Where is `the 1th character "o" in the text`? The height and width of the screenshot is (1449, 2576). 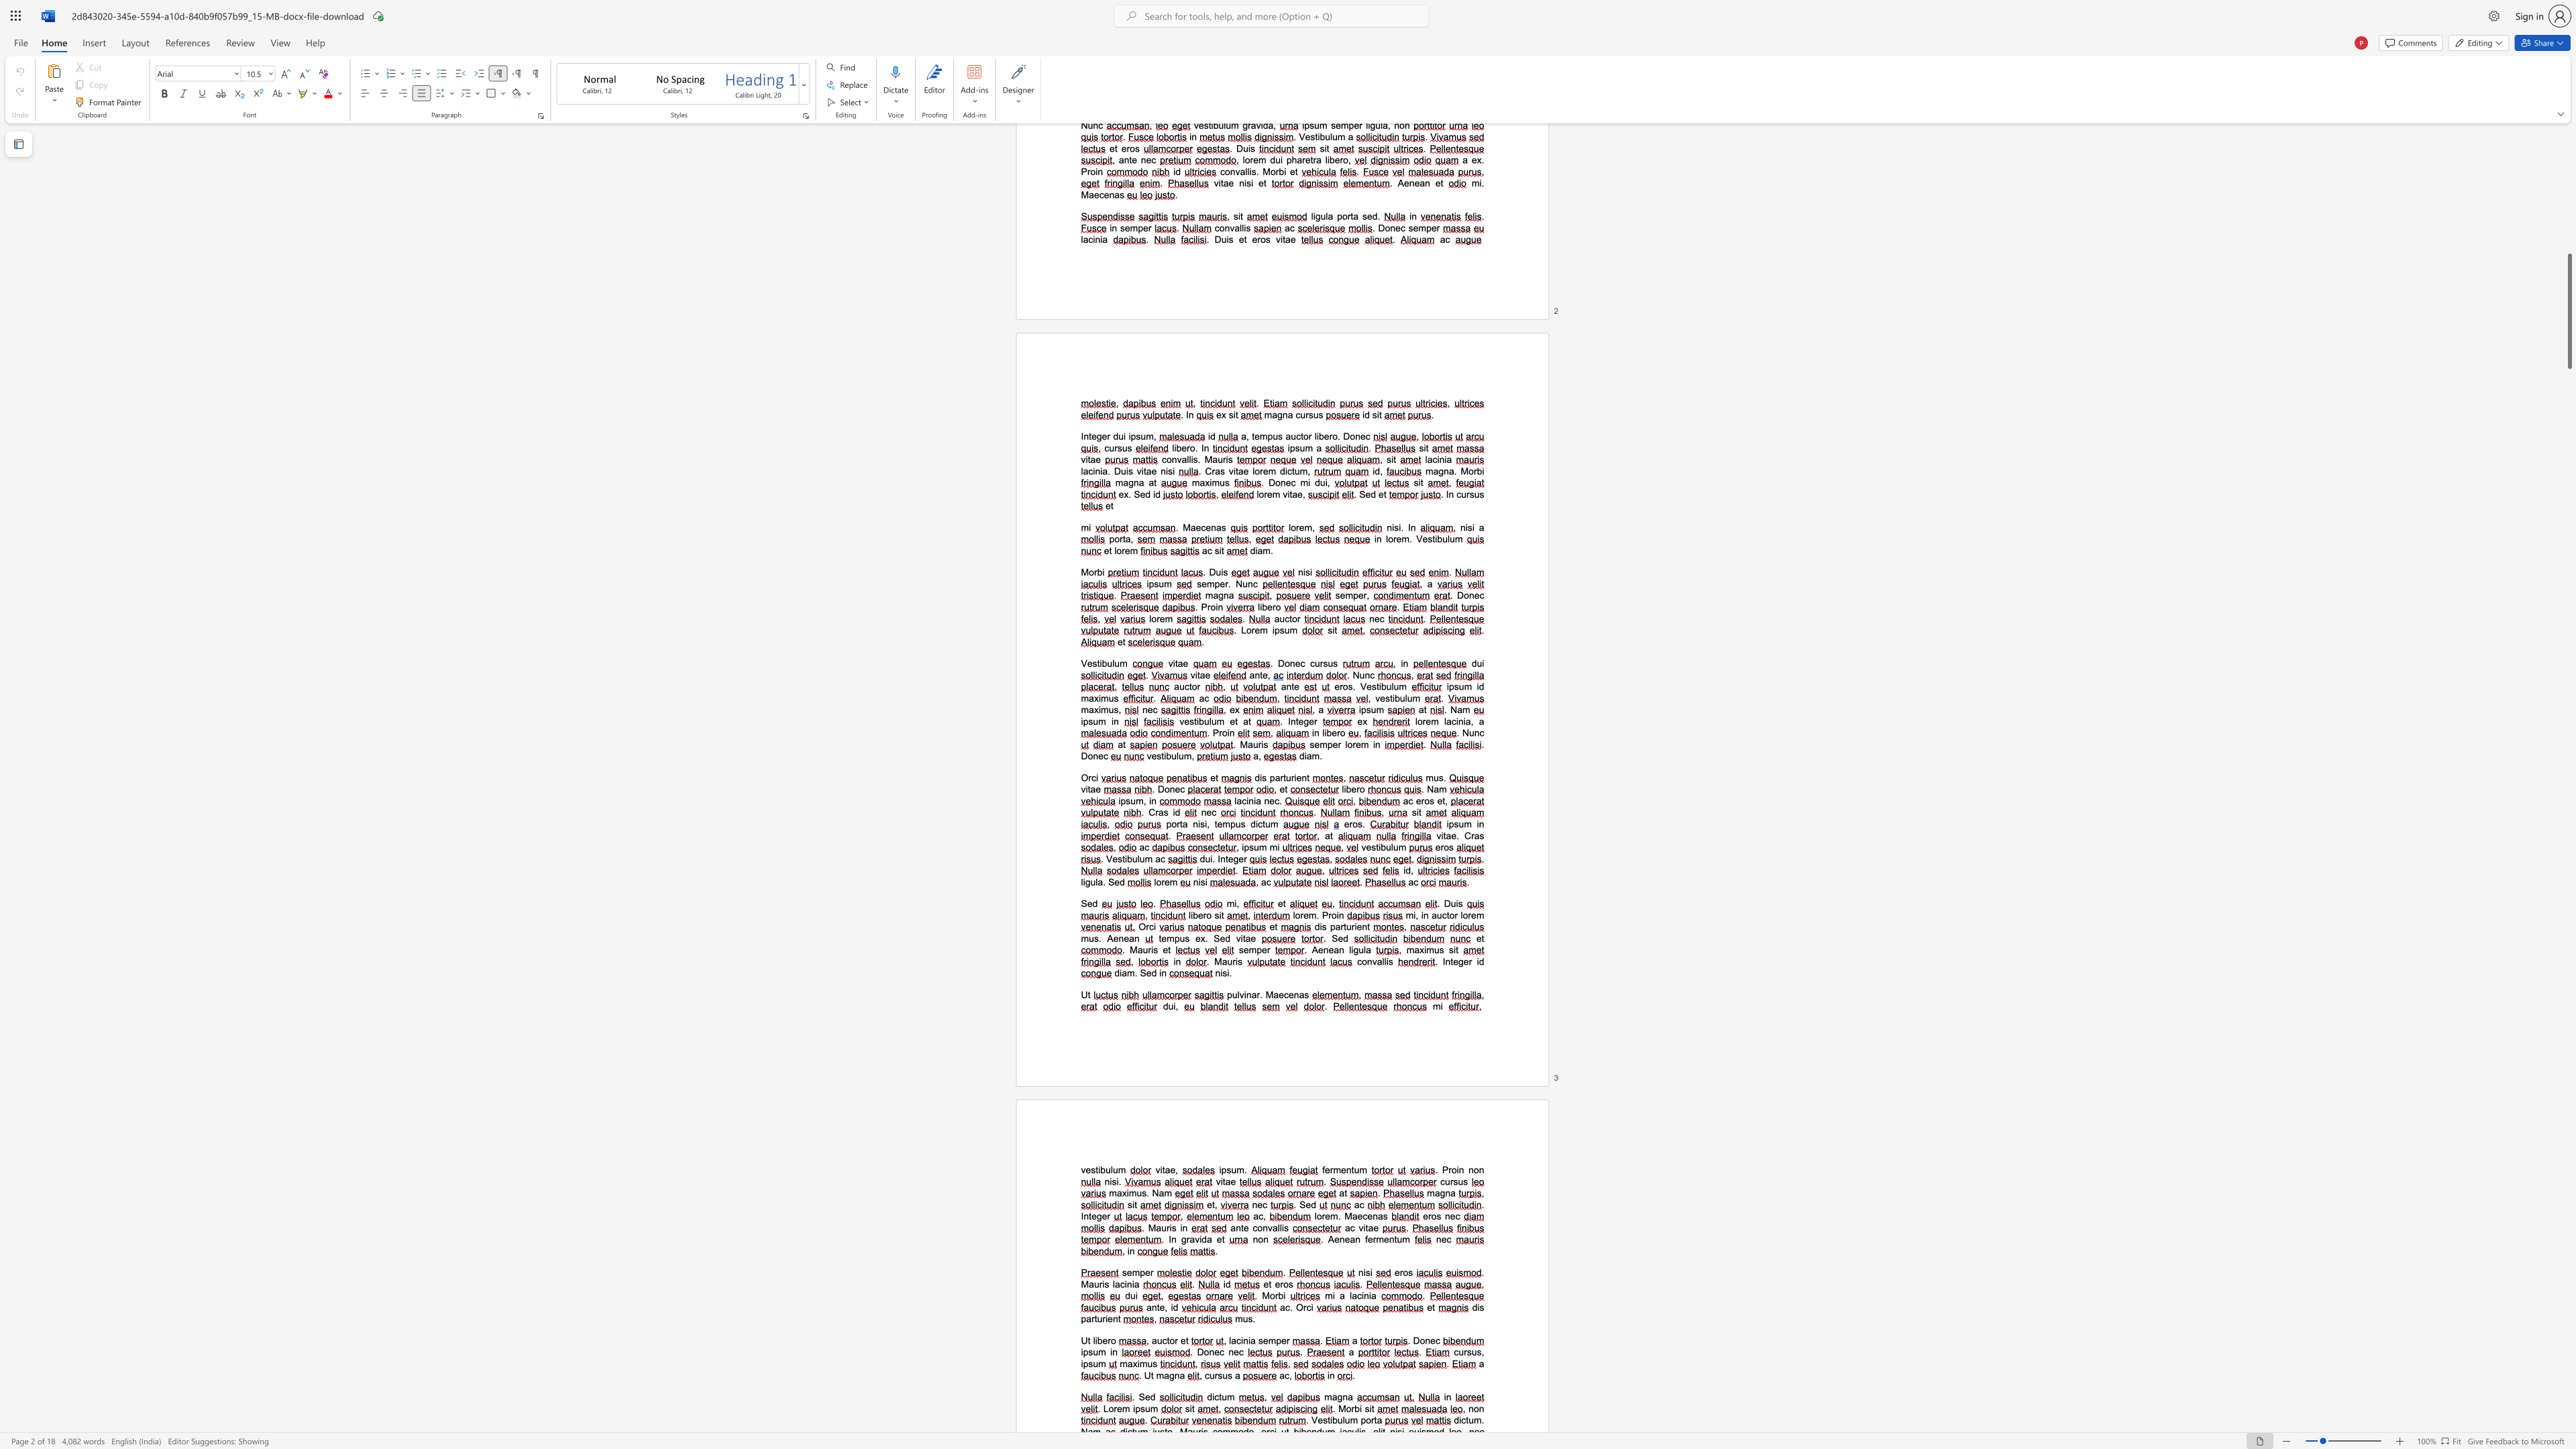
the 1th character "o" in the text is located at coordinates (1364, 960).